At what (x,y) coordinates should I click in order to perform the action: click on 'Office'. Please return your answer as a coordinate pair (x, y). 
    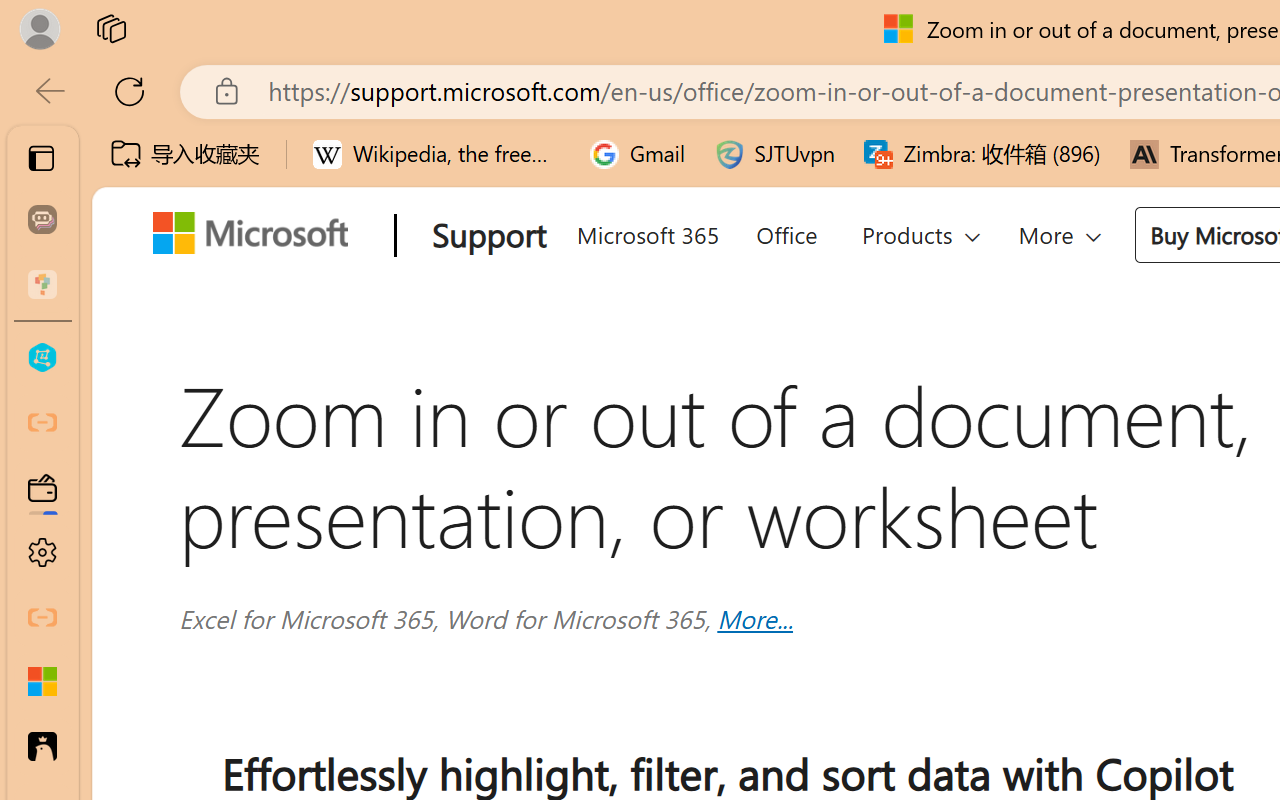
    Looking at the image, I should click on (784, 231).